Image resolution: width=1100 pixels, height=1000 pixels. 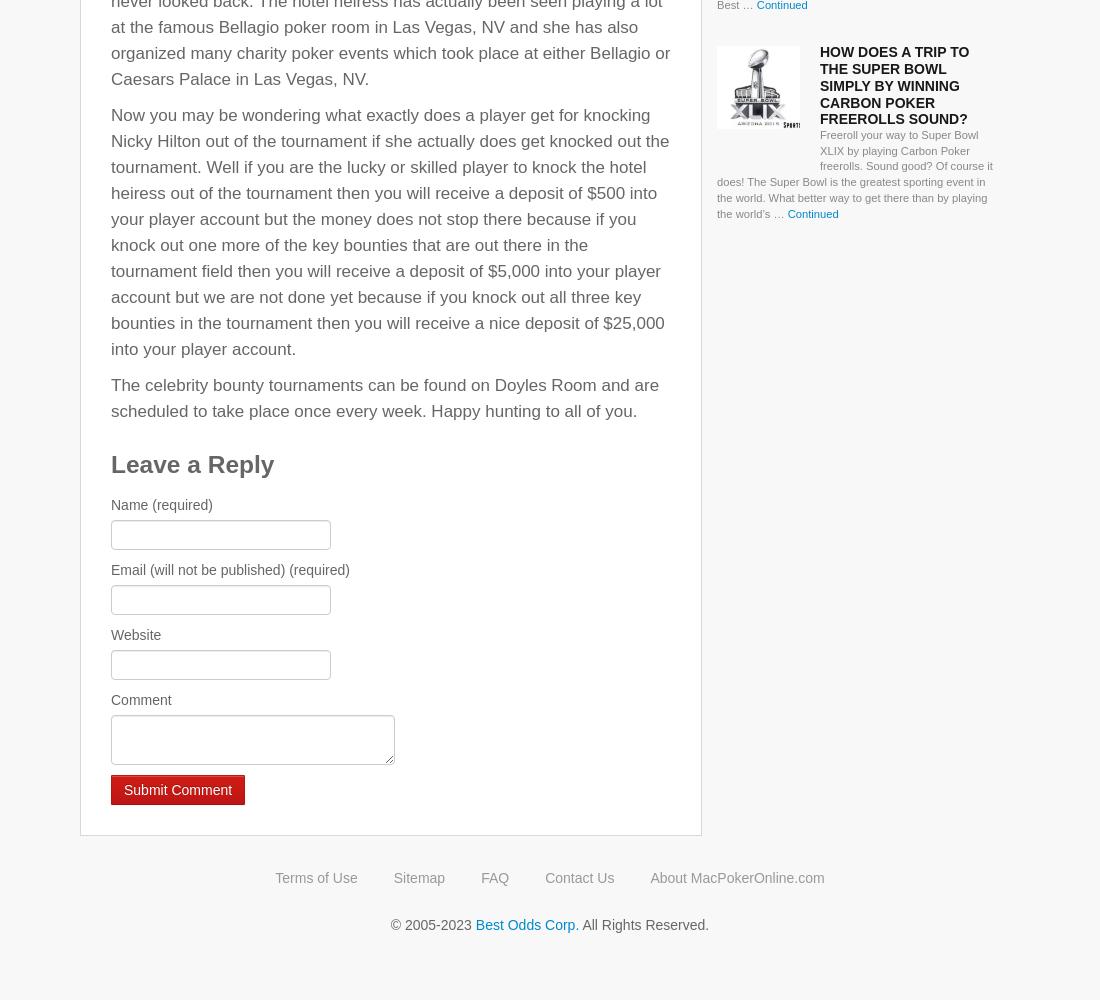 What do you see at coordinates (110, 504) in the screenshot?
I see `'Name (required)'` at bounding box center [110, 504].